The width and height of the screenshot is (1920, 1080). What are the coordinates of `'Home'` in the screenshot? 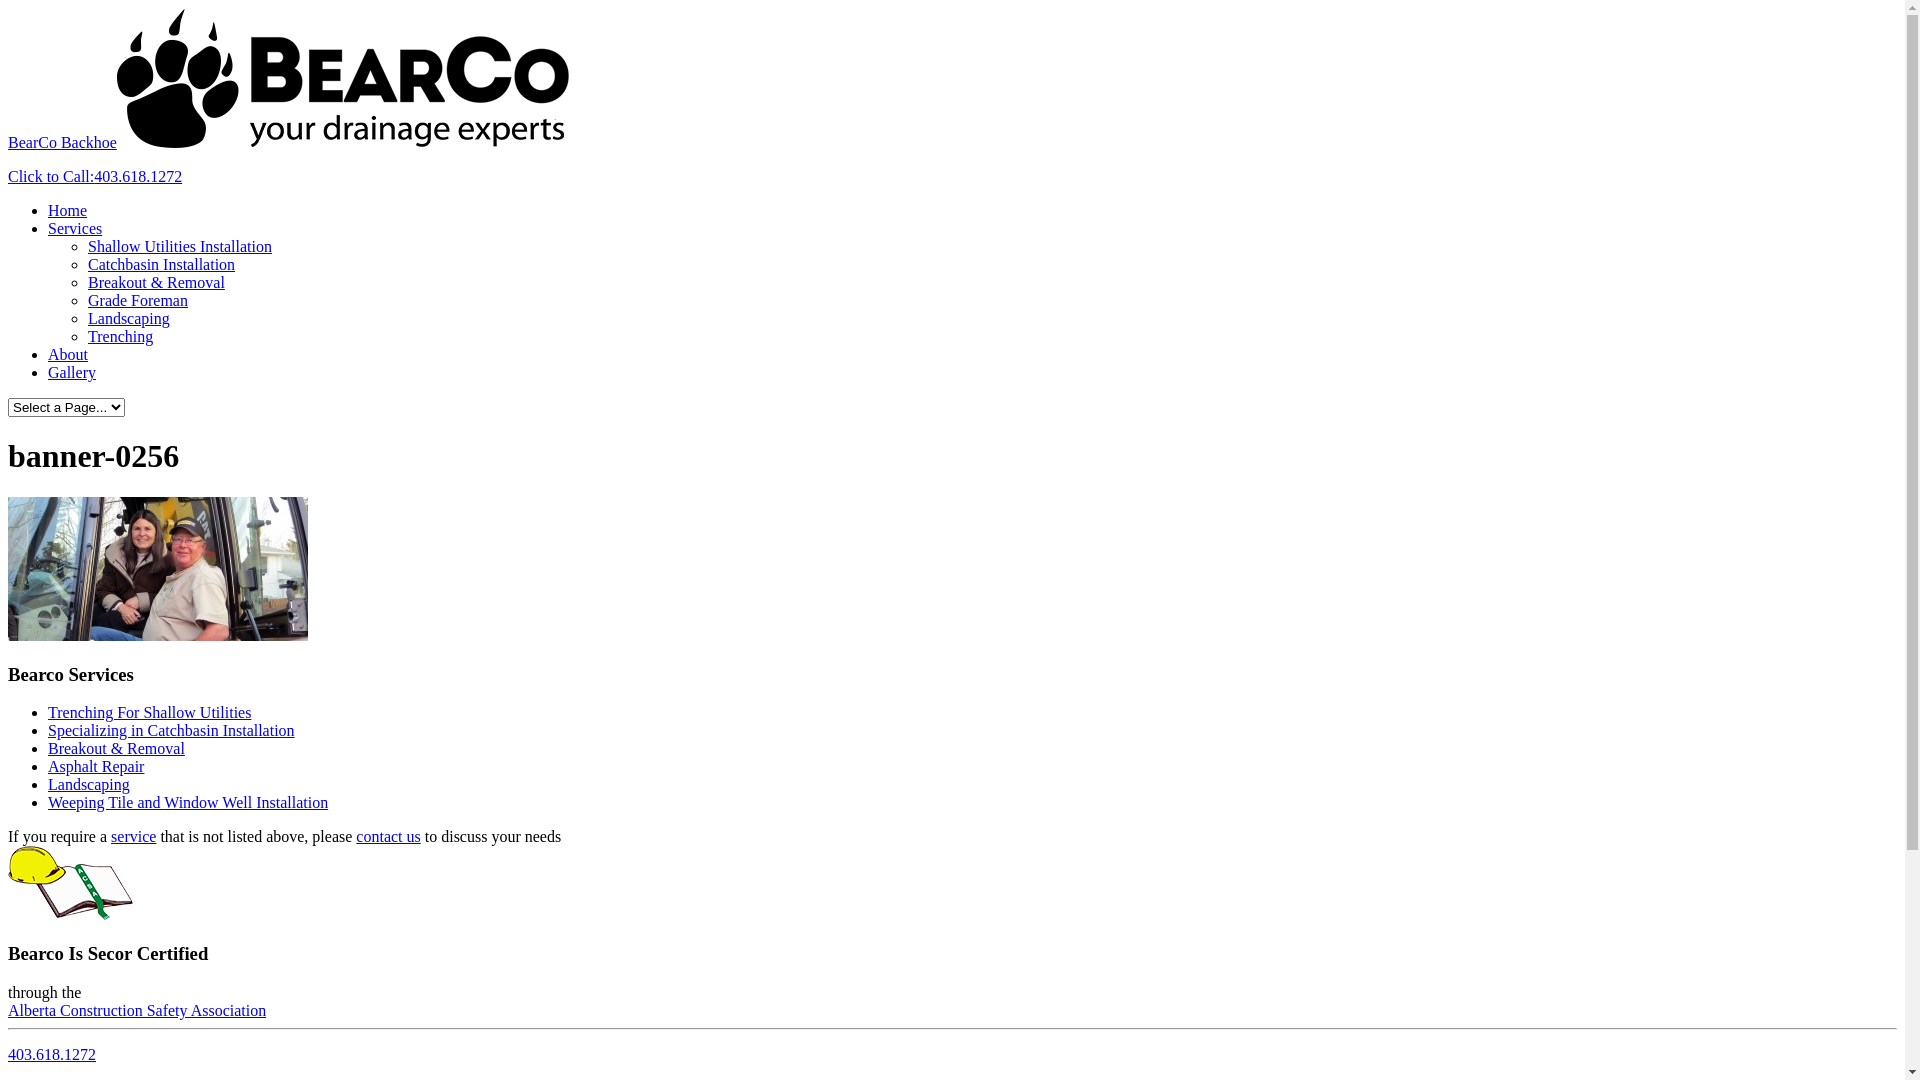 It's located at (67, 210).